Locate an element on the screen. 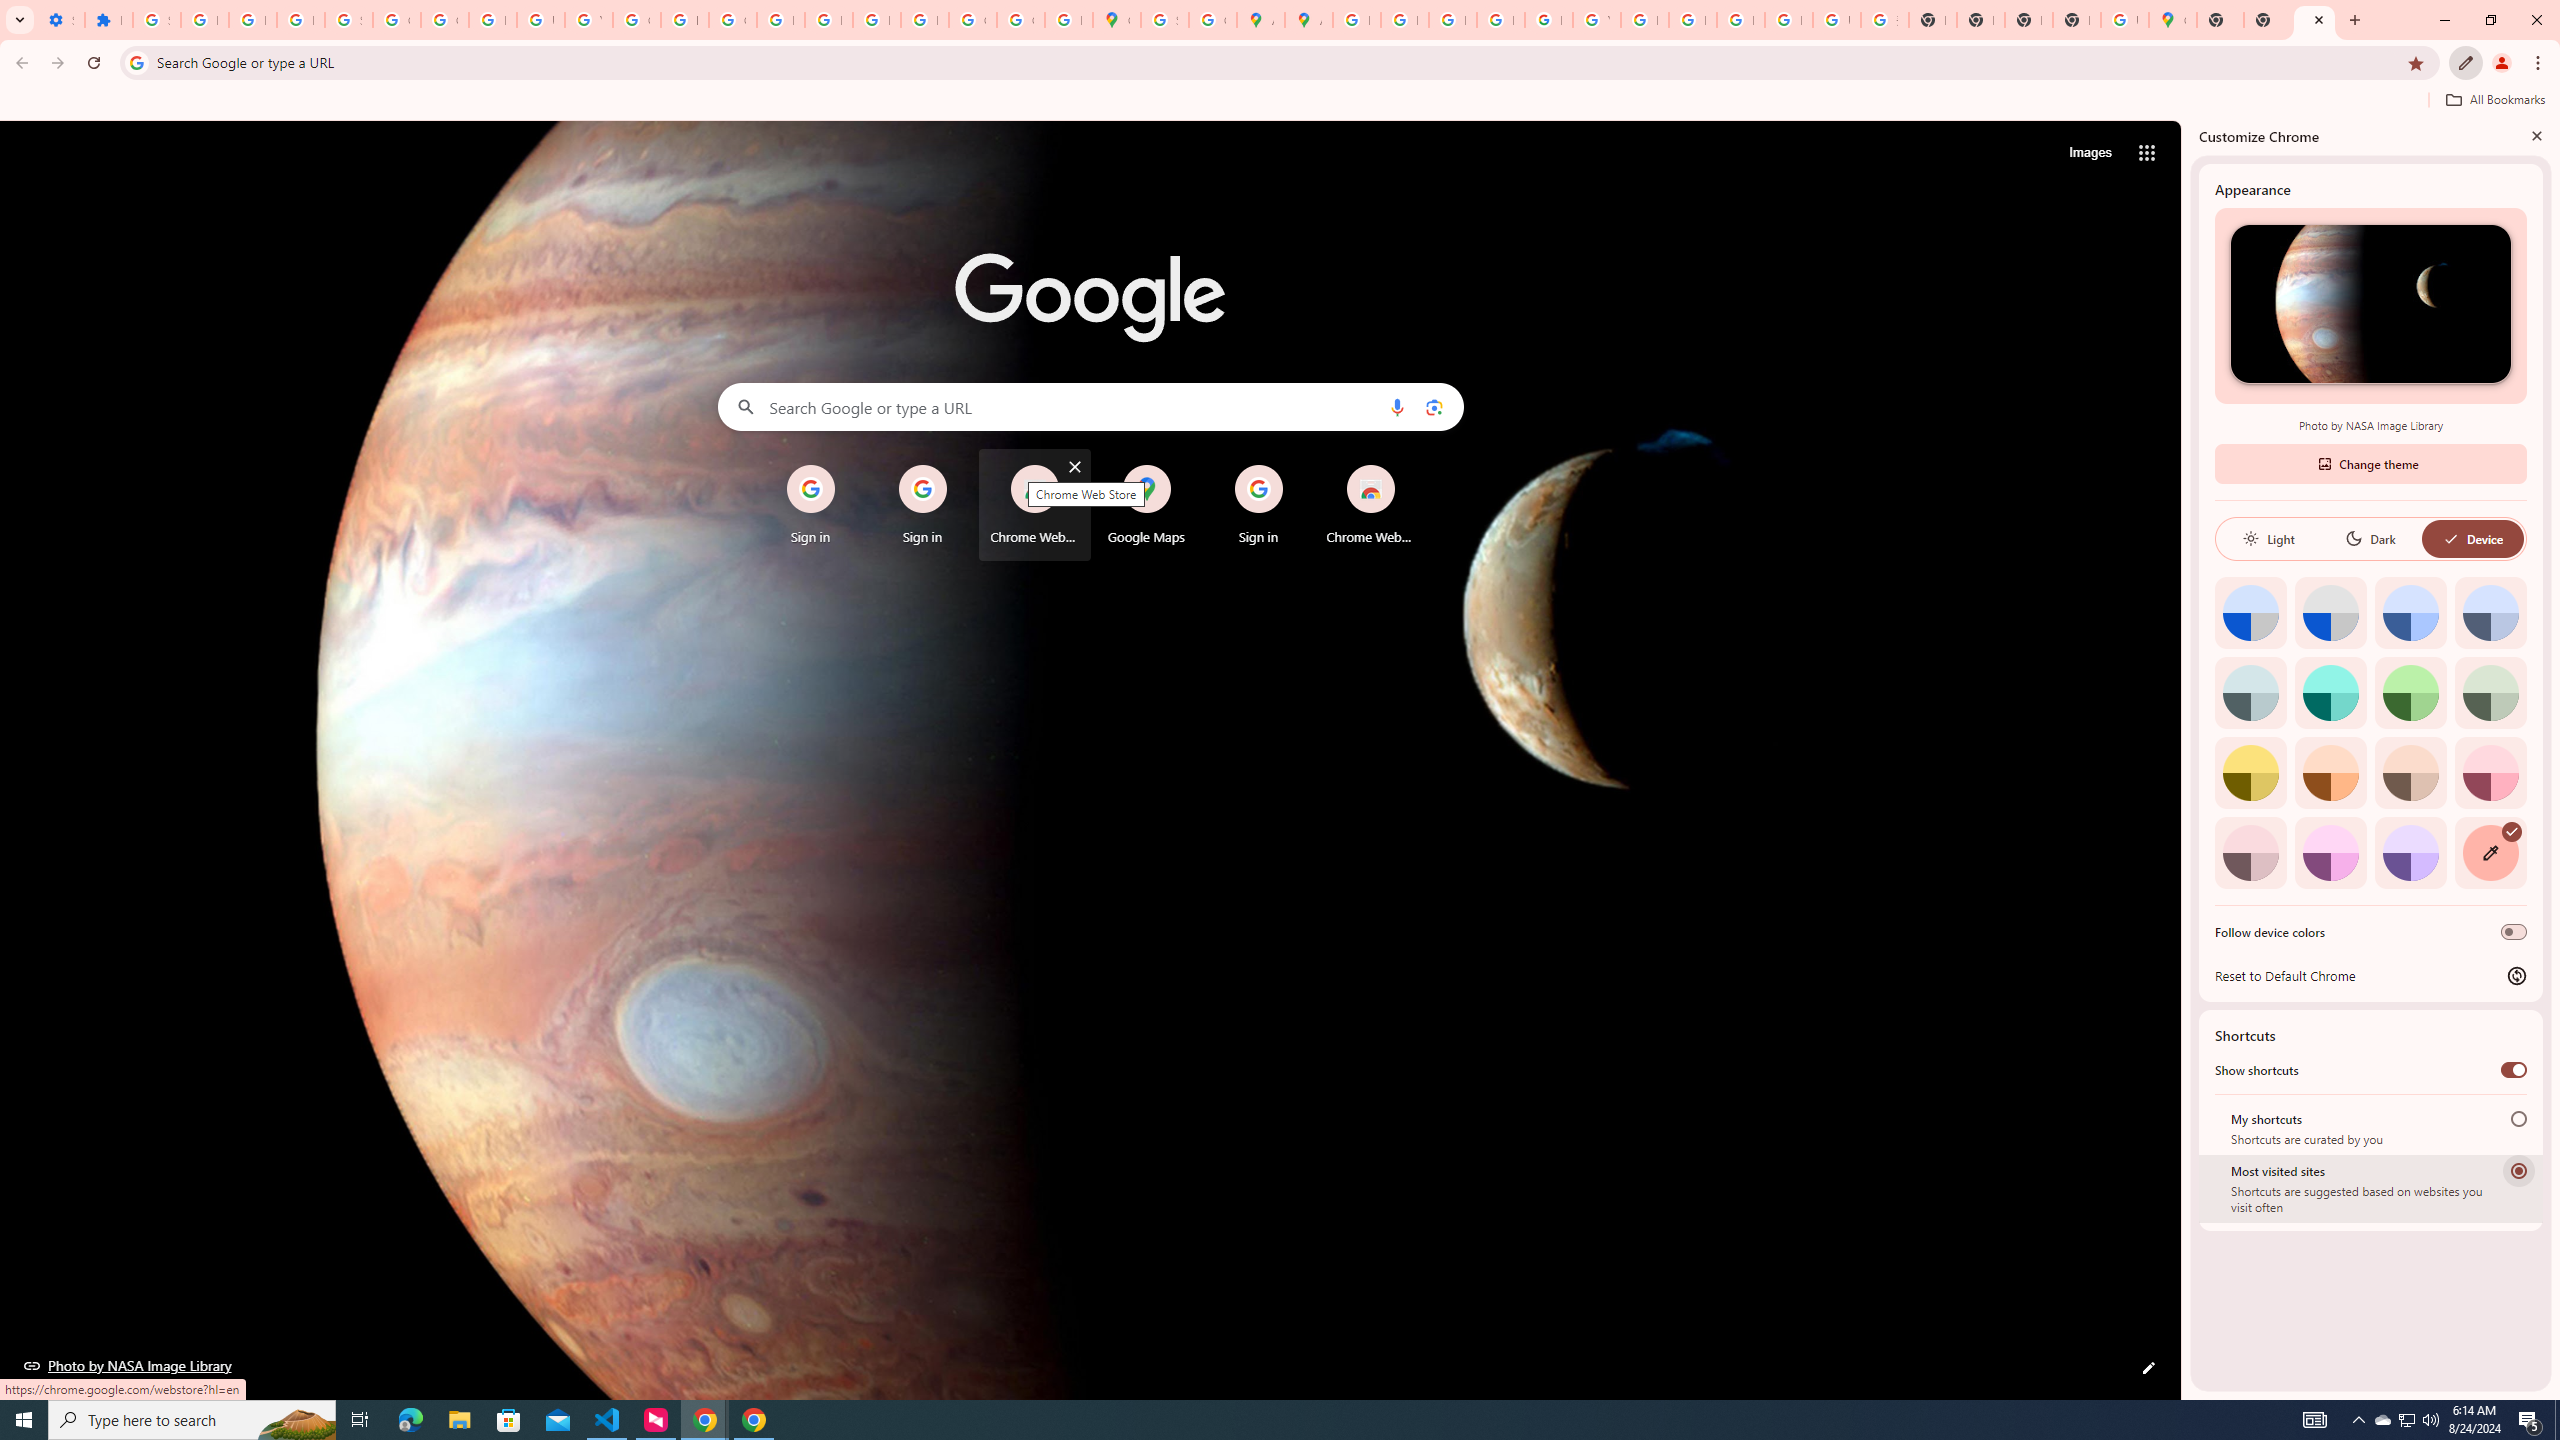 The image size is (2560, 1440). 'https://scholar.google.com/' is located at coordinates (684, 19).